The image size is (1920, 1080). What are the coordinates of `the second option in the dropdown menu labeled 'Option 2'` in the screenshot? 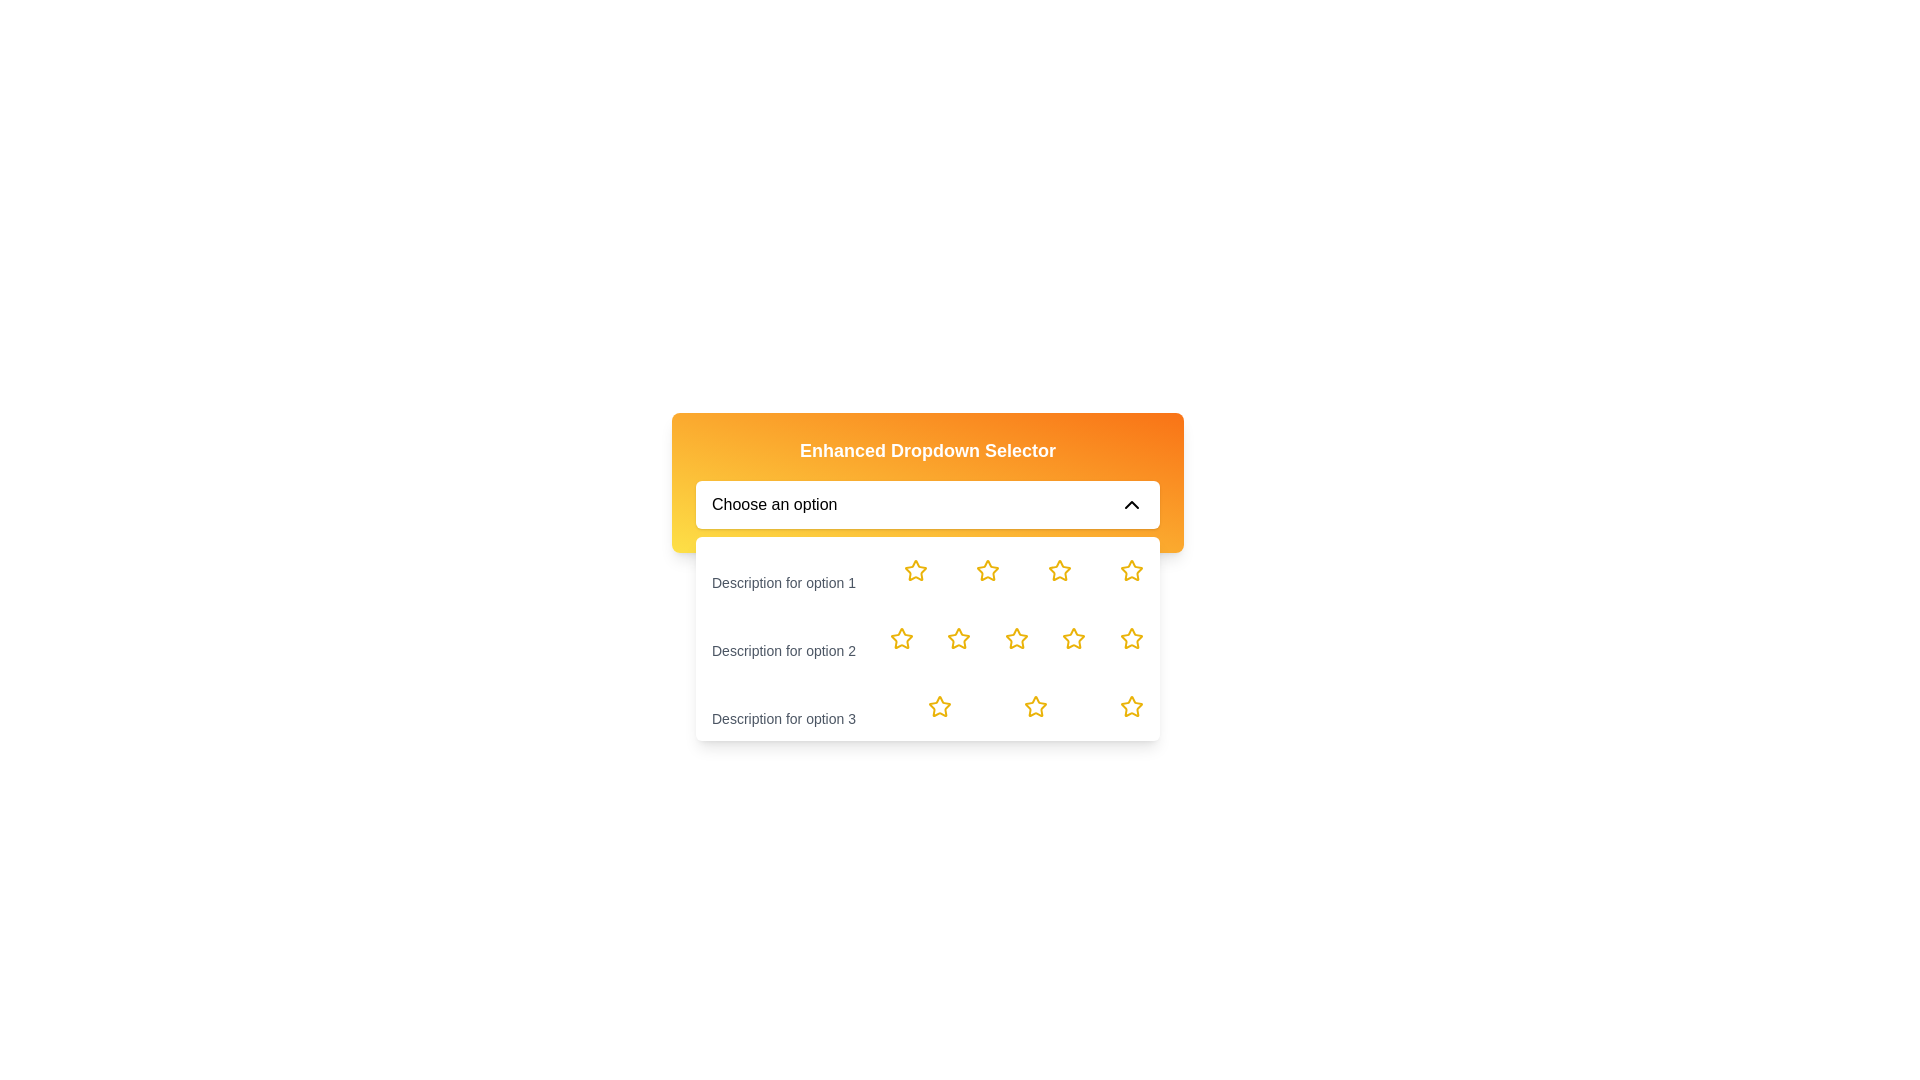 It's located at (926, 639).